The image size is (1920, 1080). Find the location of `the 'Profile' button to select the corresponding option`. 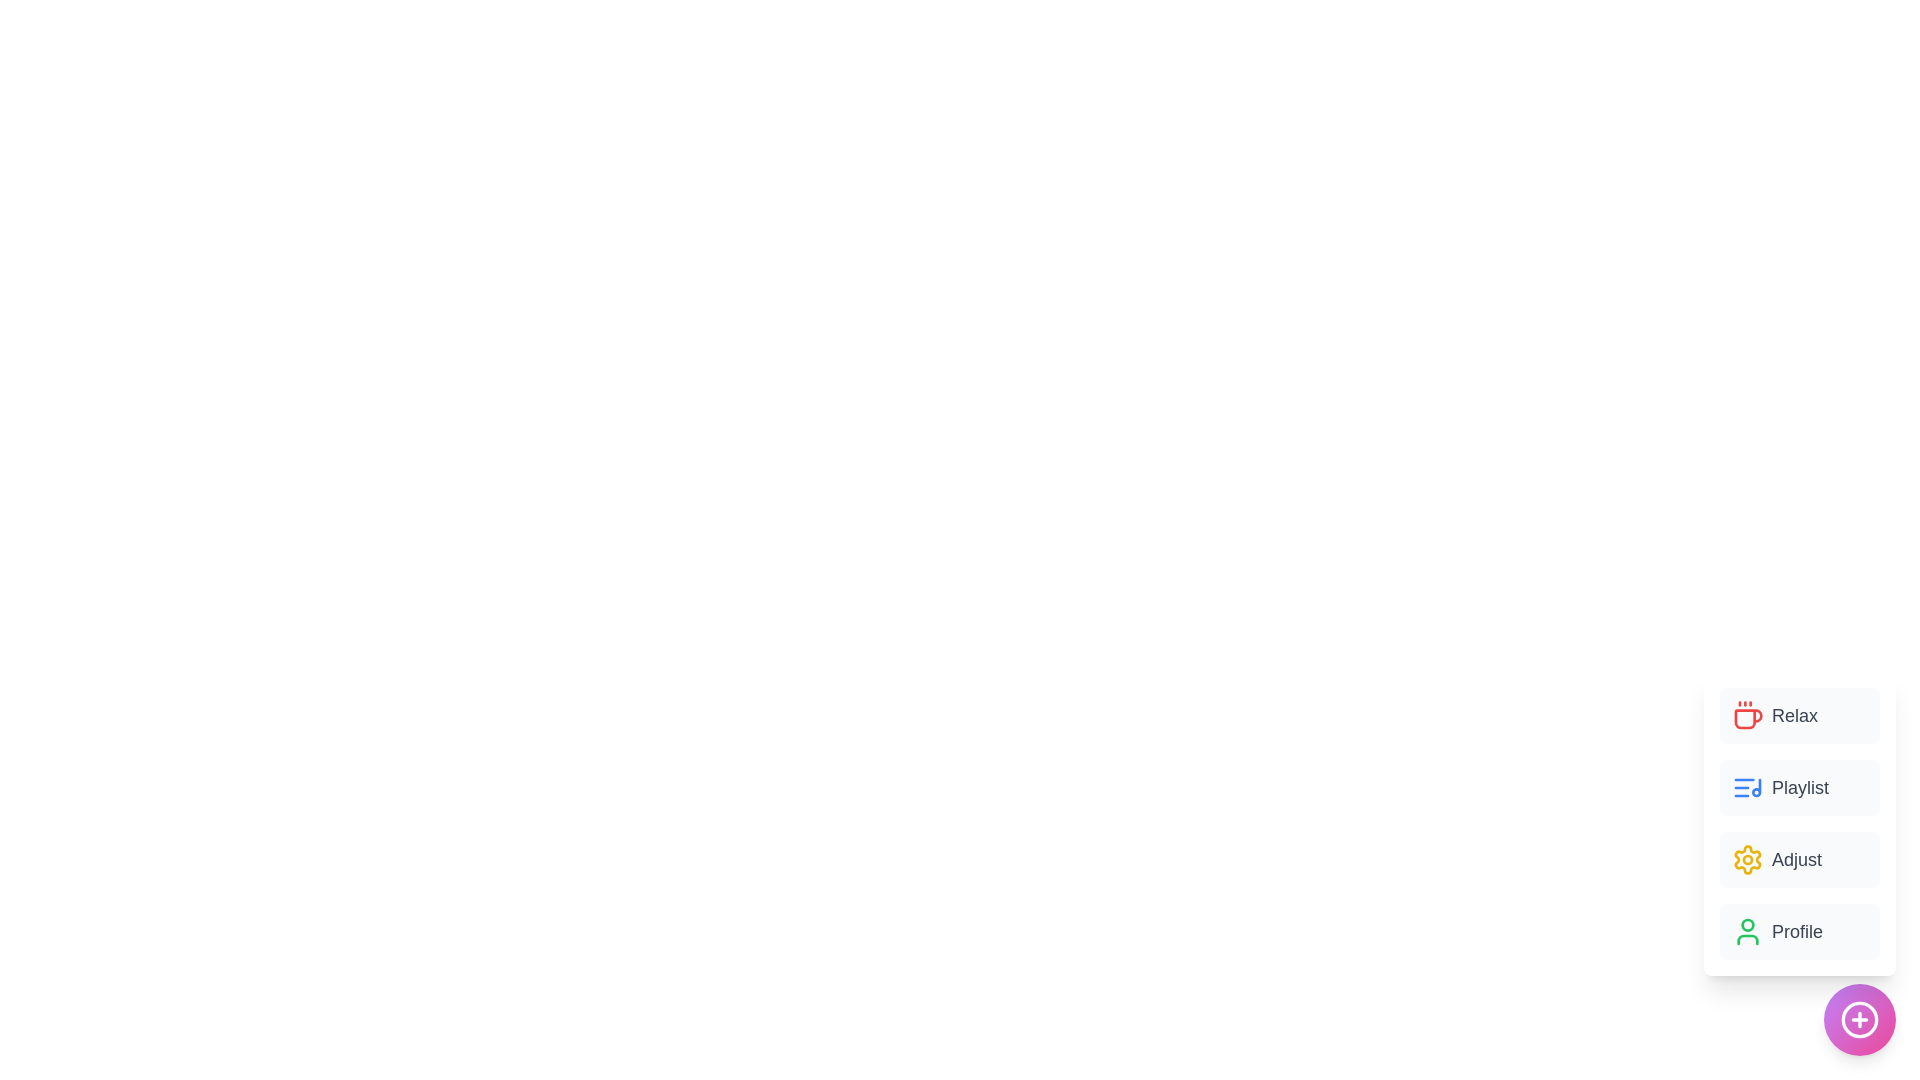

the 'Profile' button to select the corresponding option is located at coordinates (1800, 932).